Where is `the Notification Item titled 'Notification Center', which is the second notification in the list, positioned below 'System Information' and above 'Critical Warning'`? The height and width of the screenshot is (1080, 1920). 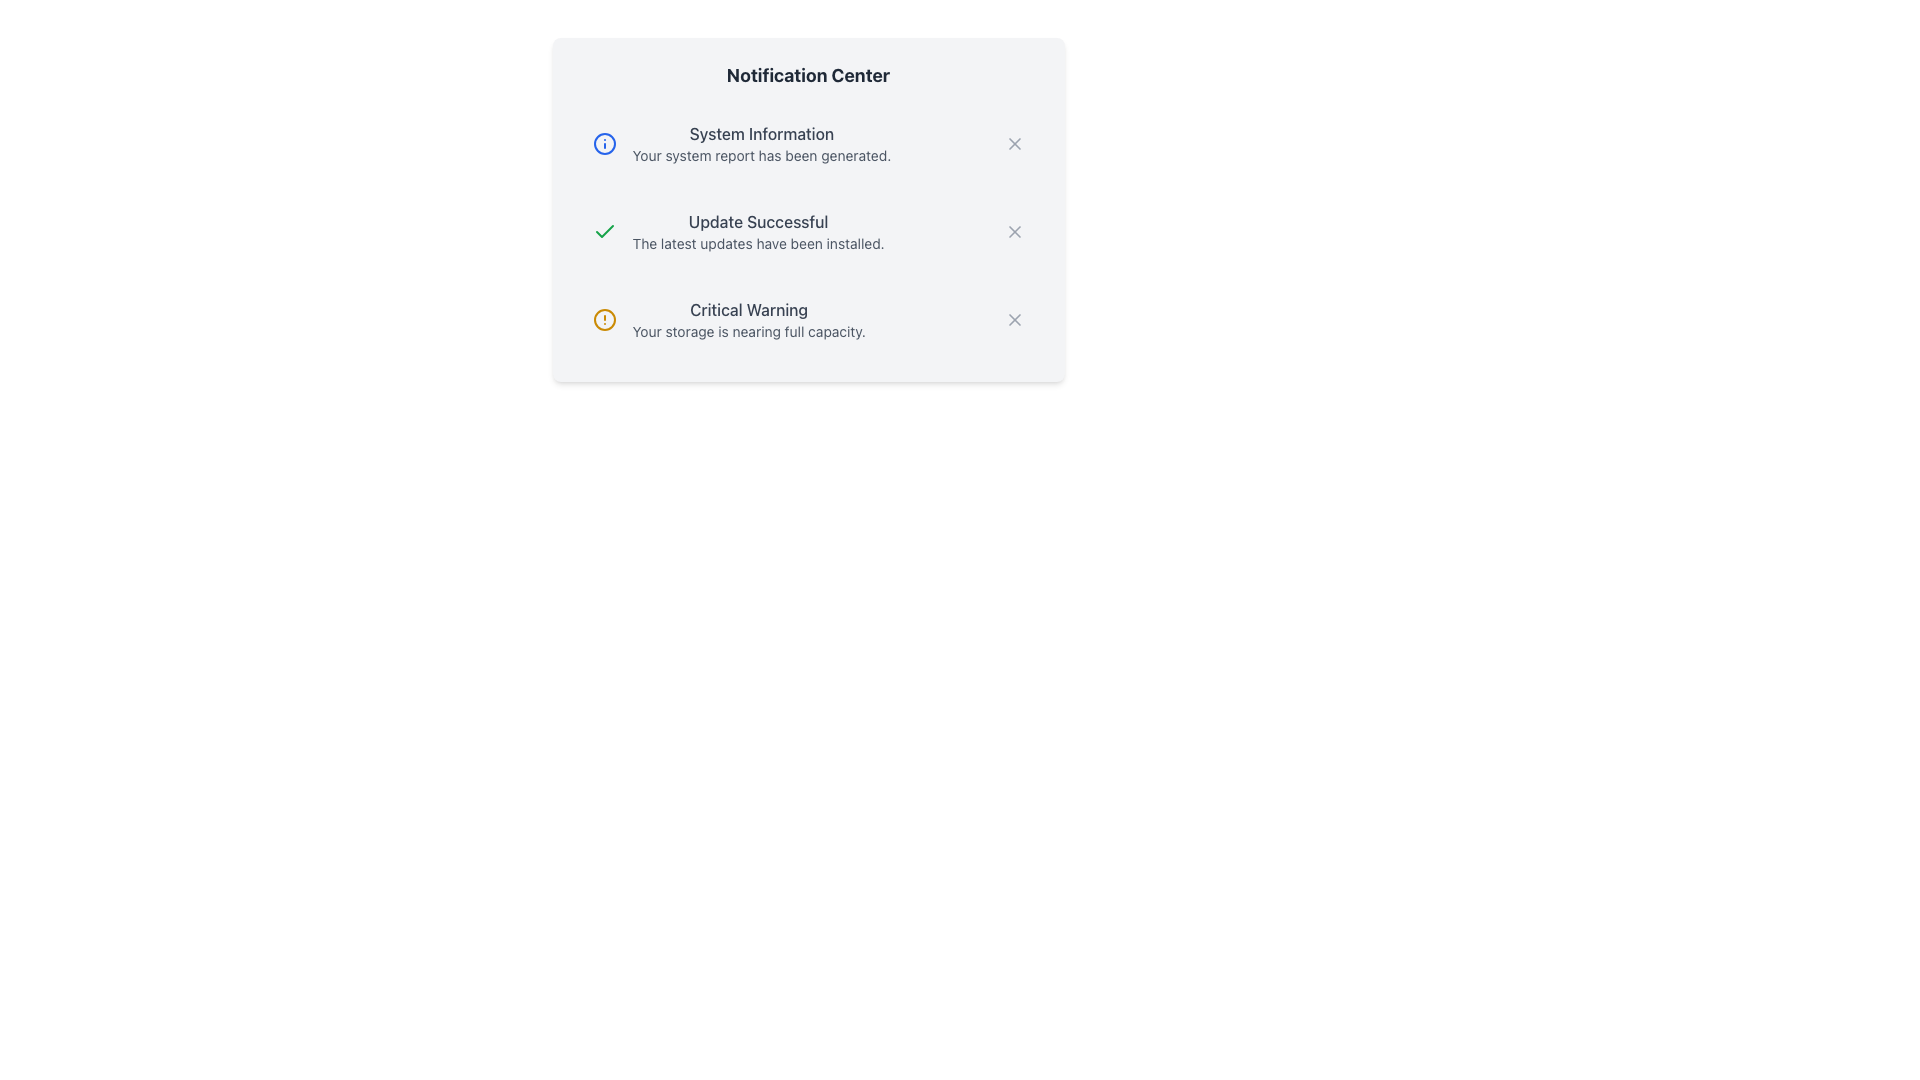
the Notification Item titled 'Notification Center', which is the second notification in the list, positioned below 'System Information' and above 'Critical Warning' is located at coordinates (808, 209).